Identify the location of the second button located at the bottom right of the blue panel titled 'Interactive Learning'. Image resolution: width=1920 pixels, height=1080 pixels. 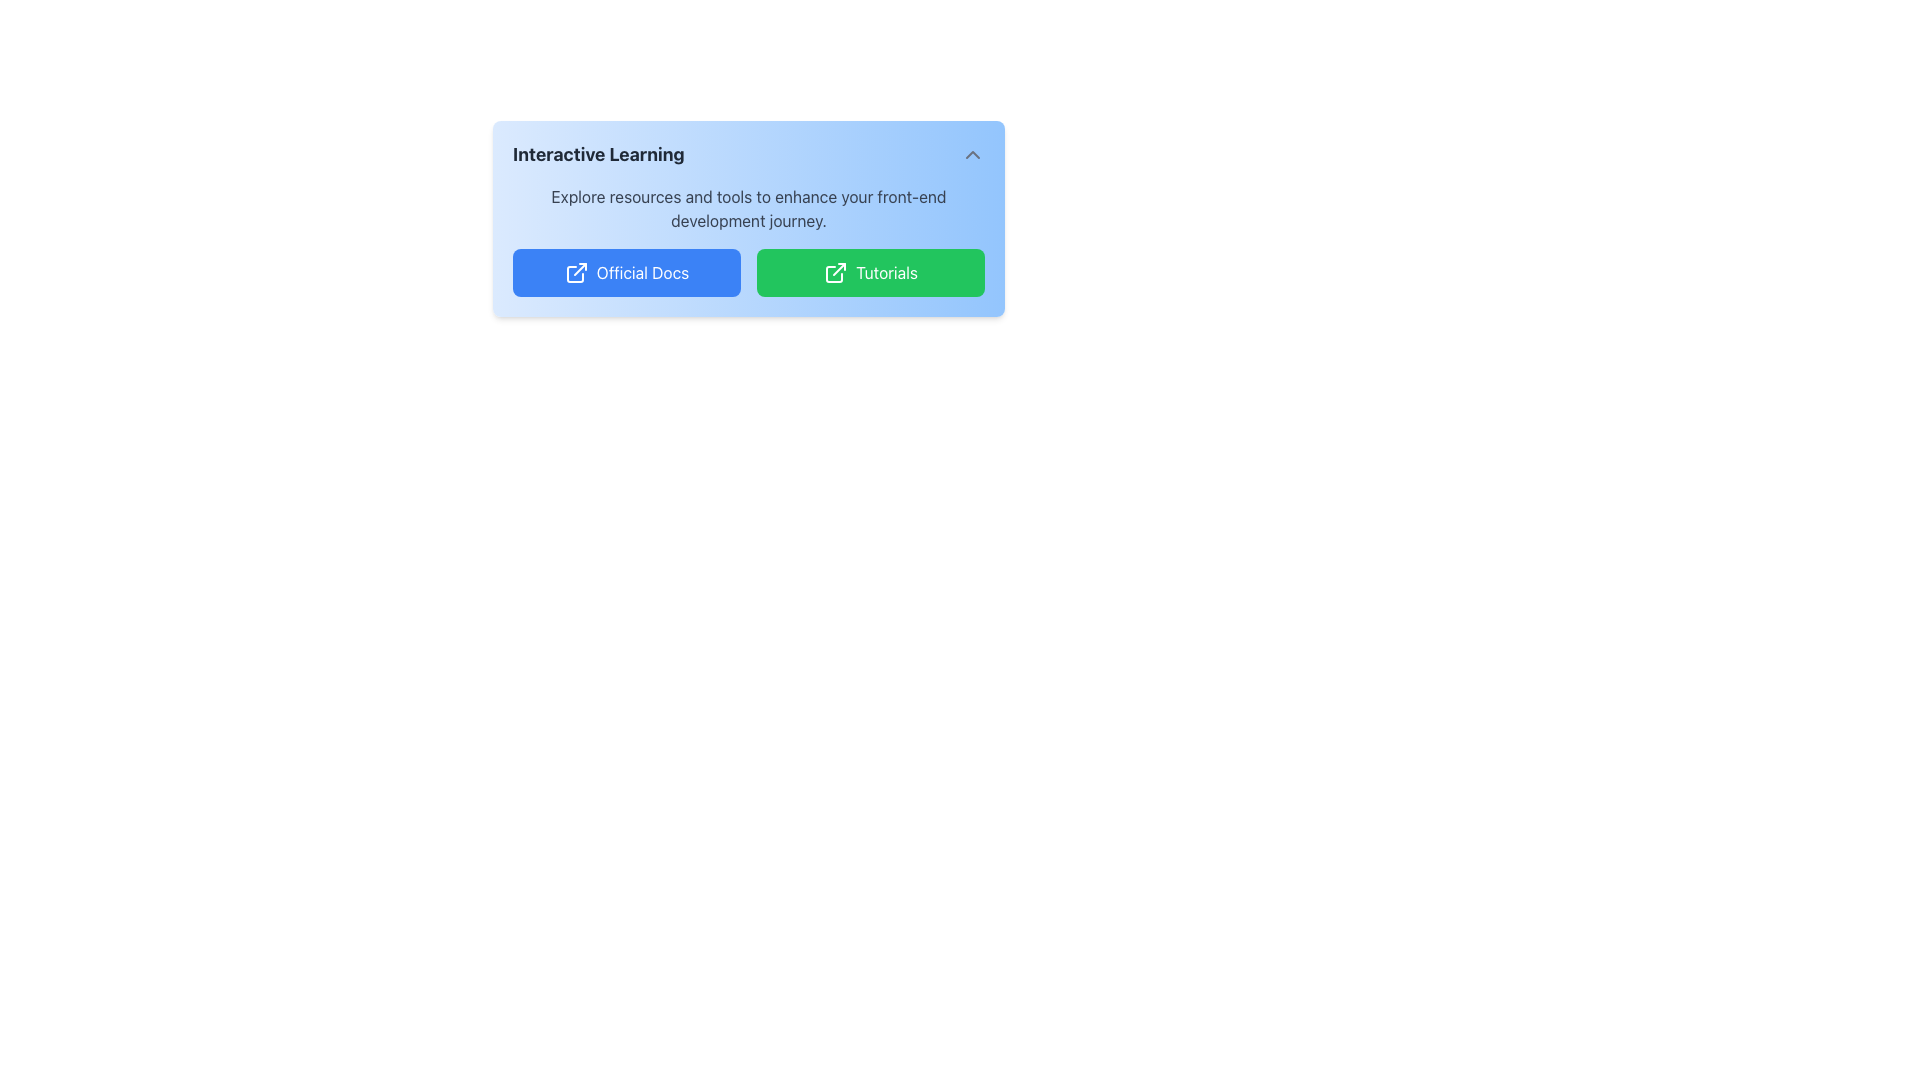
(870, 273).